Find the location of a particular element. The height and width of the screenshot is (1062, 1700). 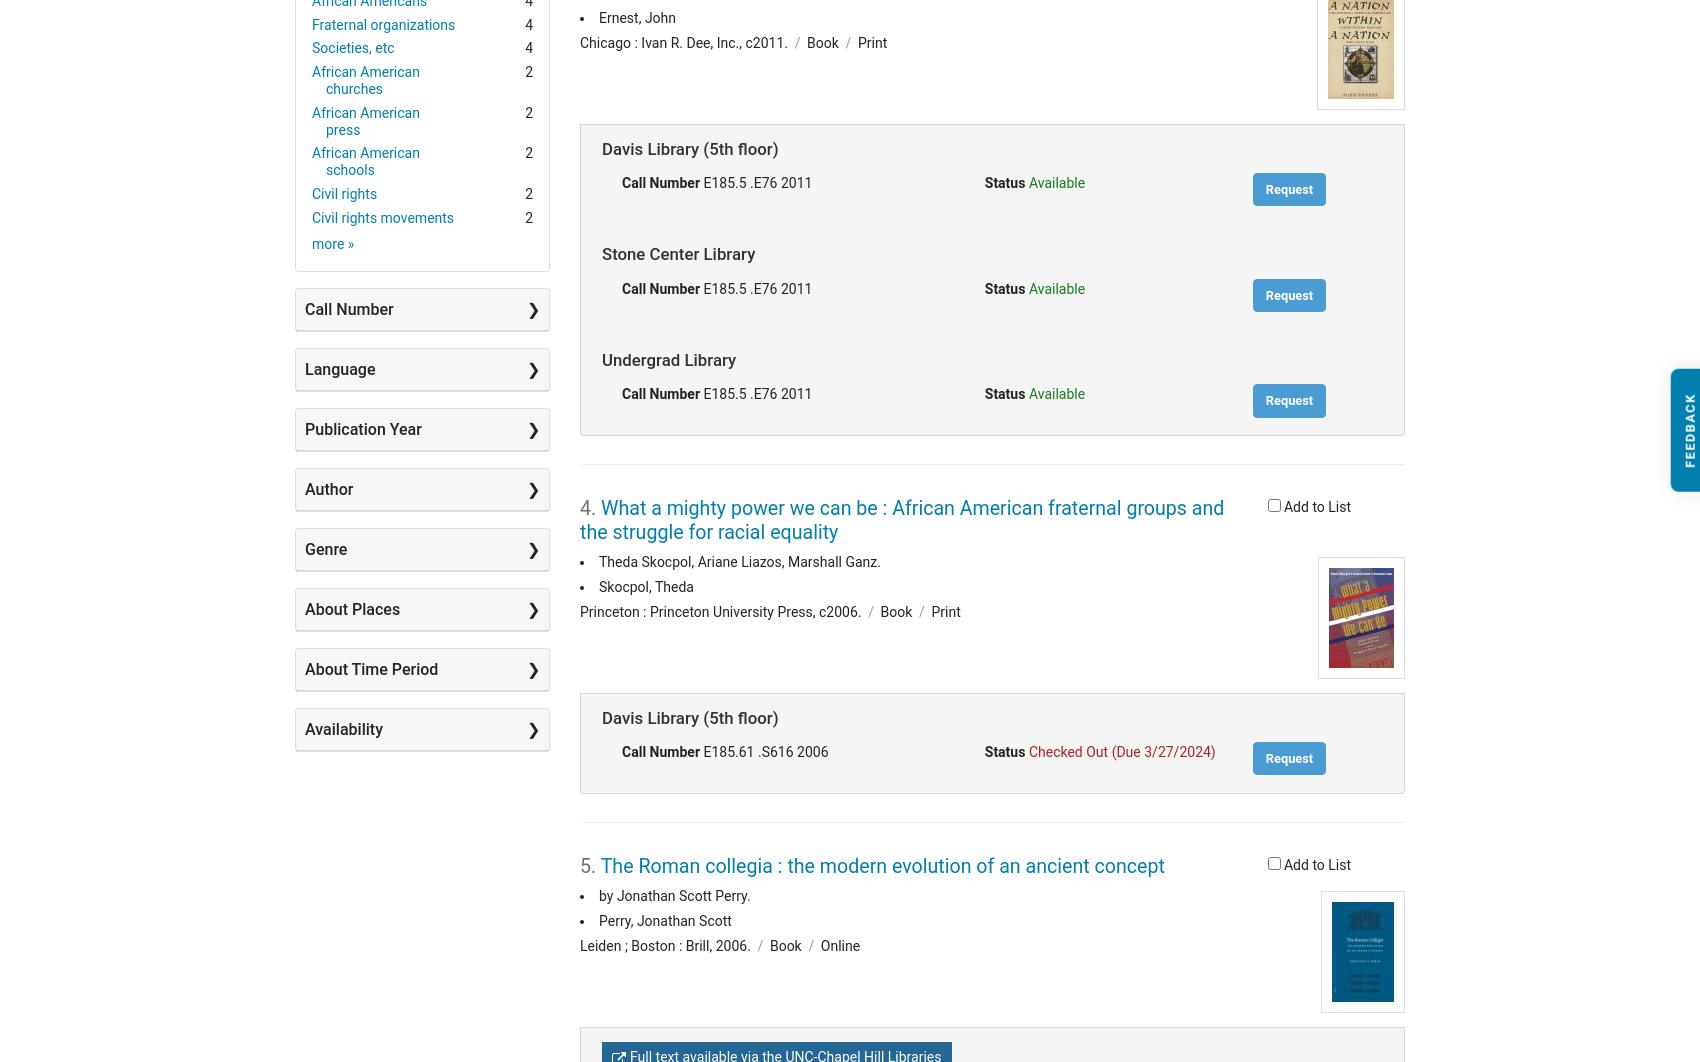

'Civil rights movements' is located at coordinates (382, 216).